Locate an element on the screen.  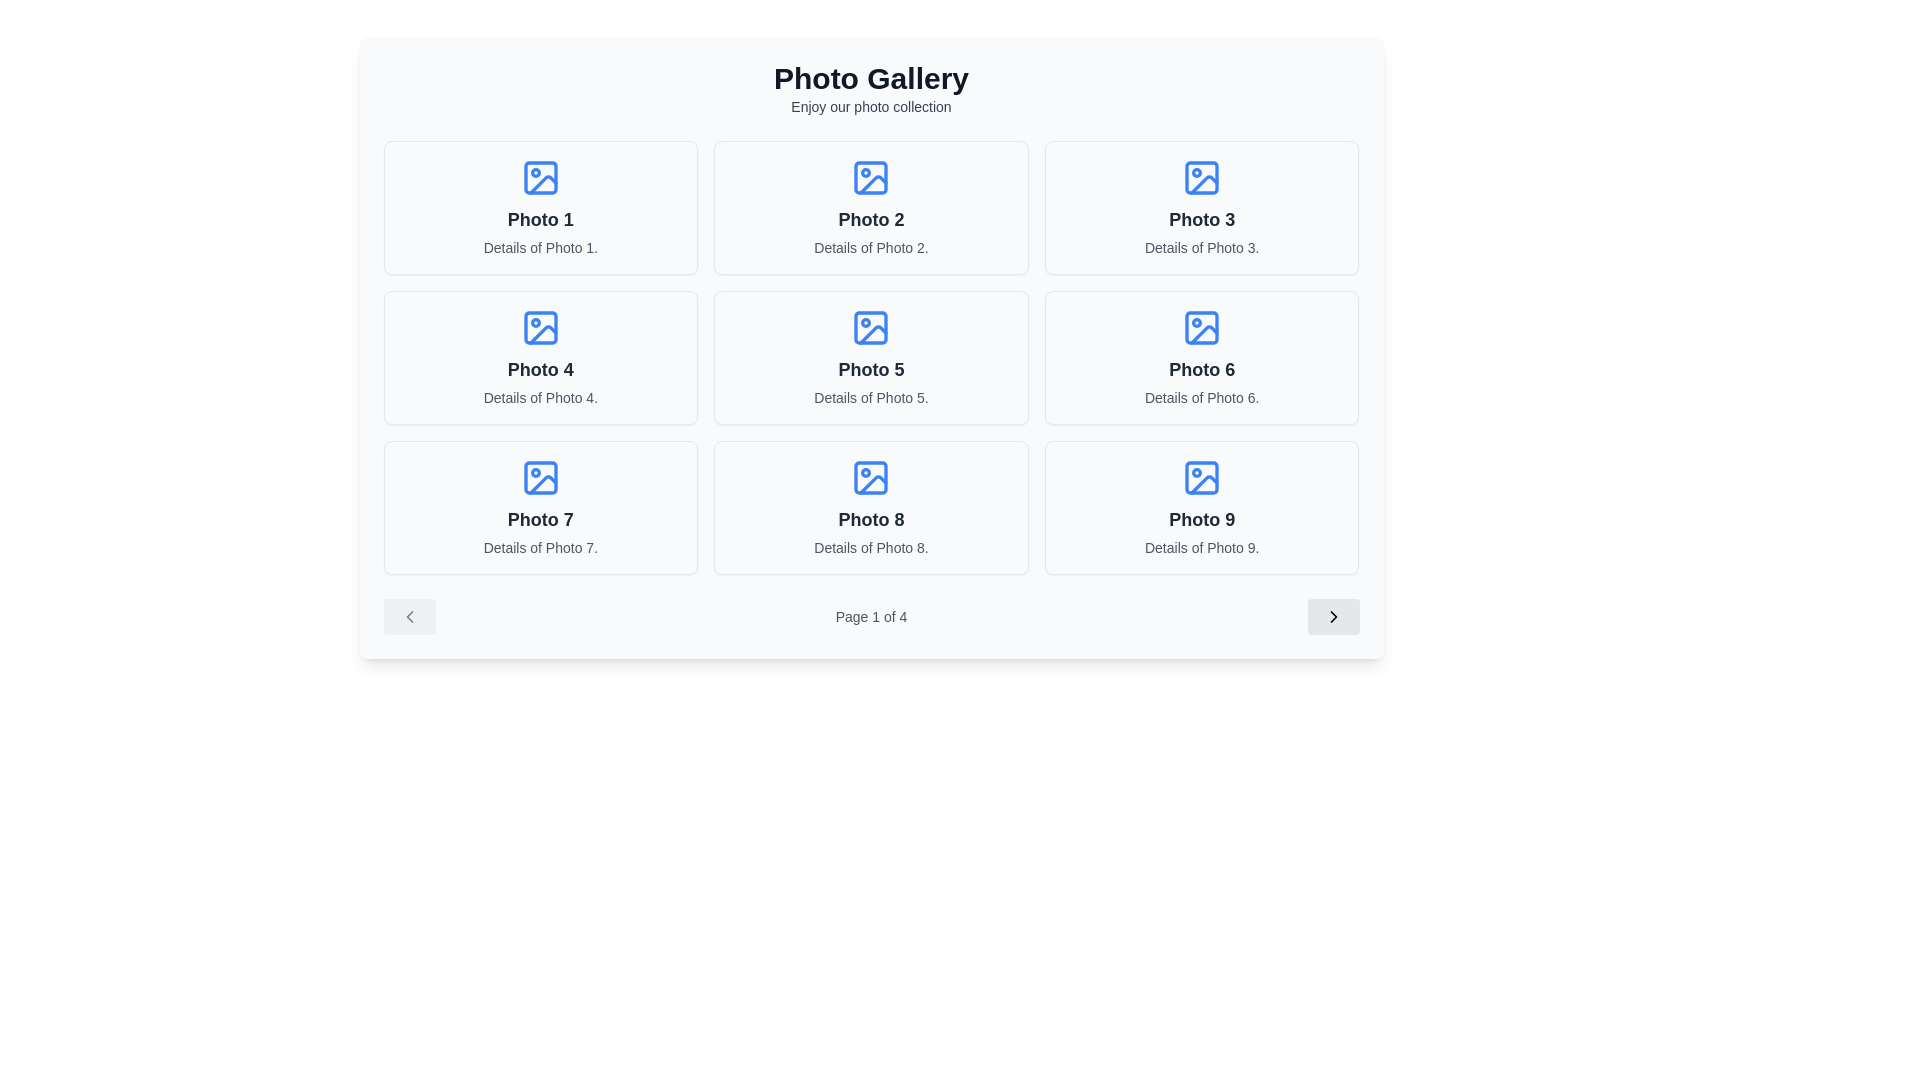
the static text element that displays the current page number and total number of pages, located centrally within the bottom navigation bar is located at coordinates (871, 616).